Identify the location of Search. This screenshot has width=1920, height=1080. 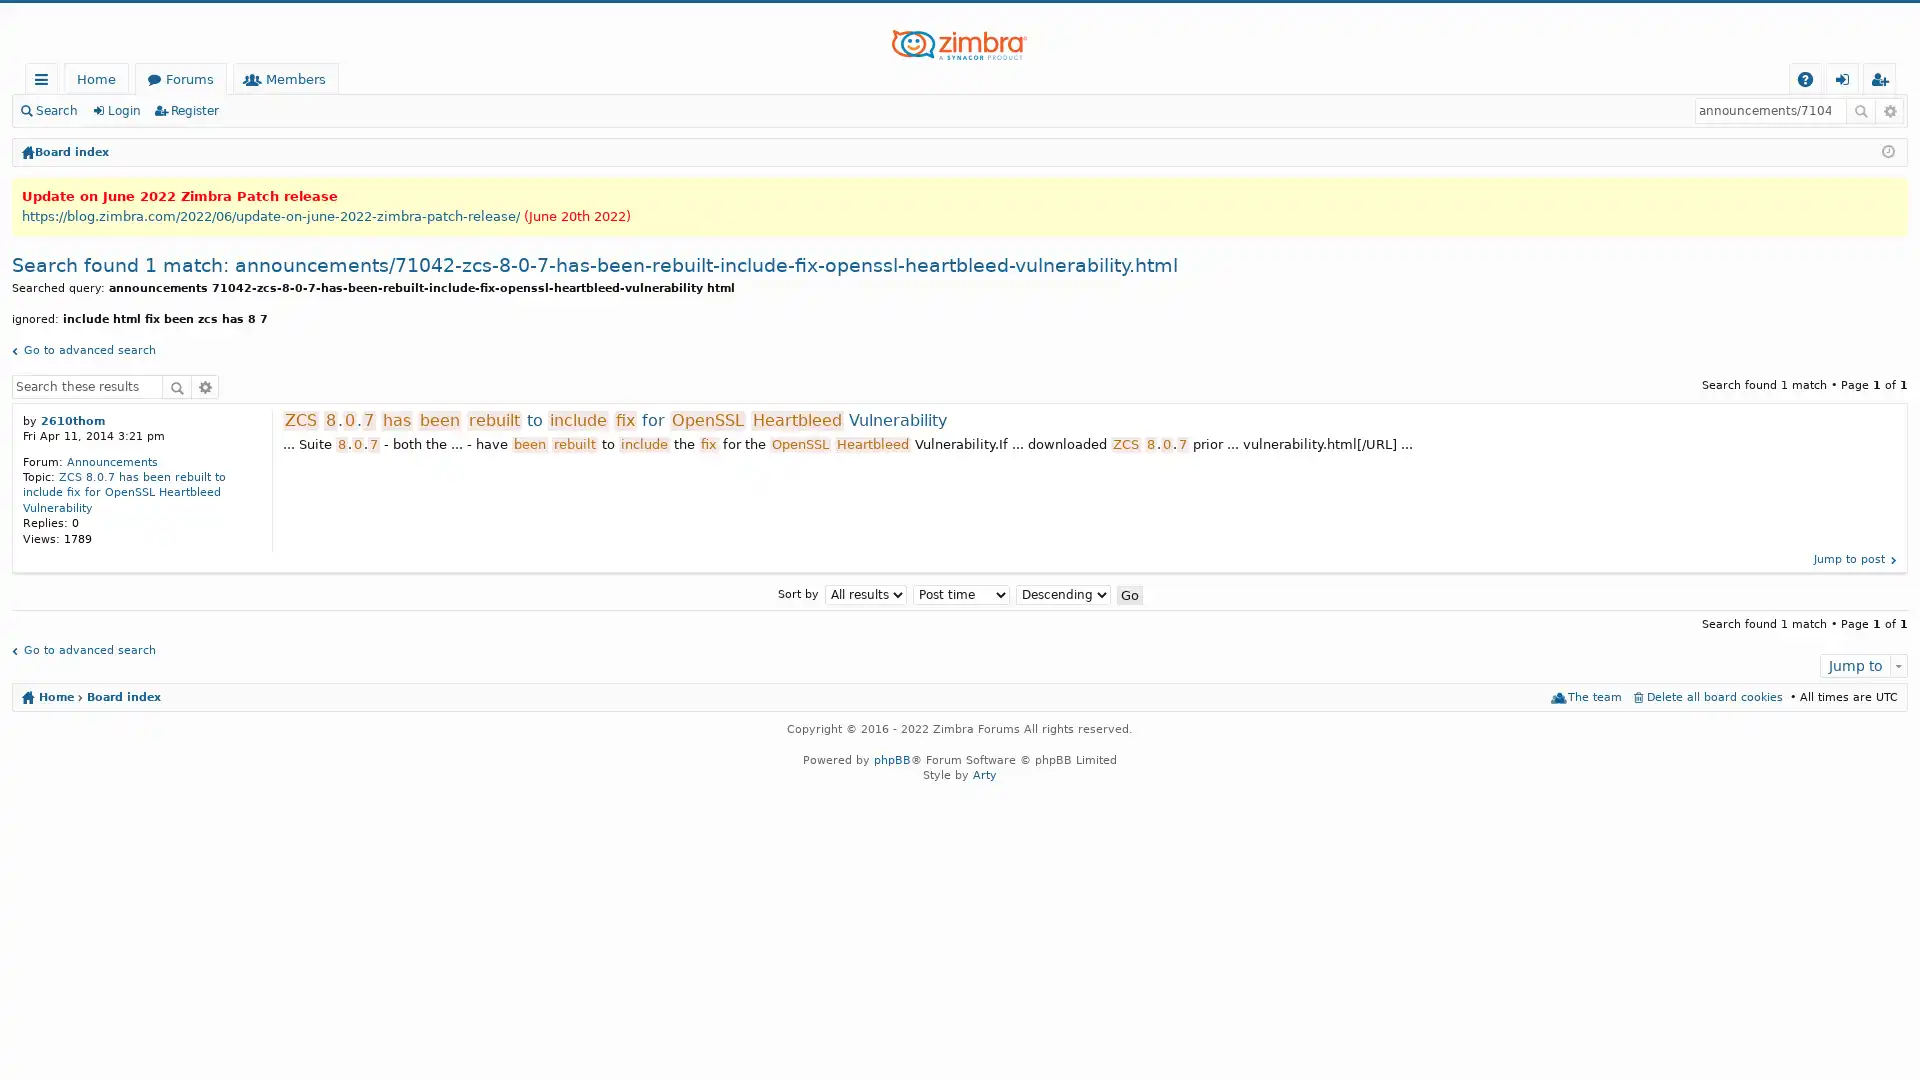
(177, 385).